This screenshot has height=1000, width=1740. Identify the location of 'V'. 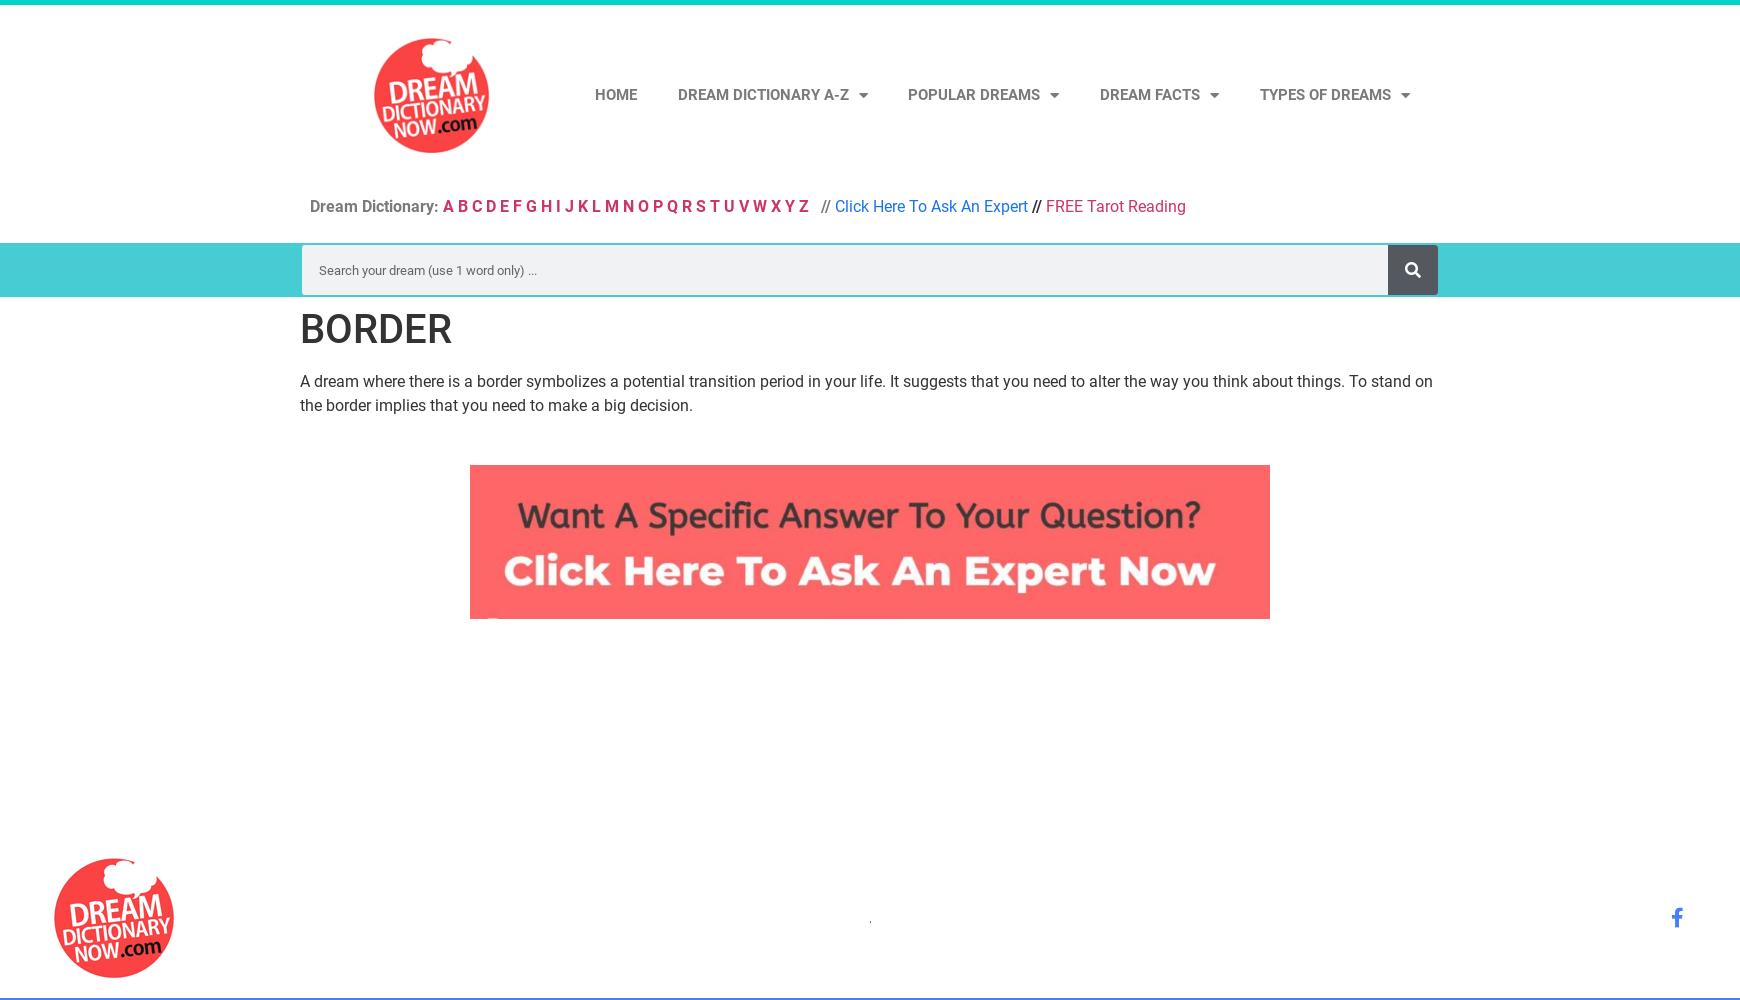
(738, 205).